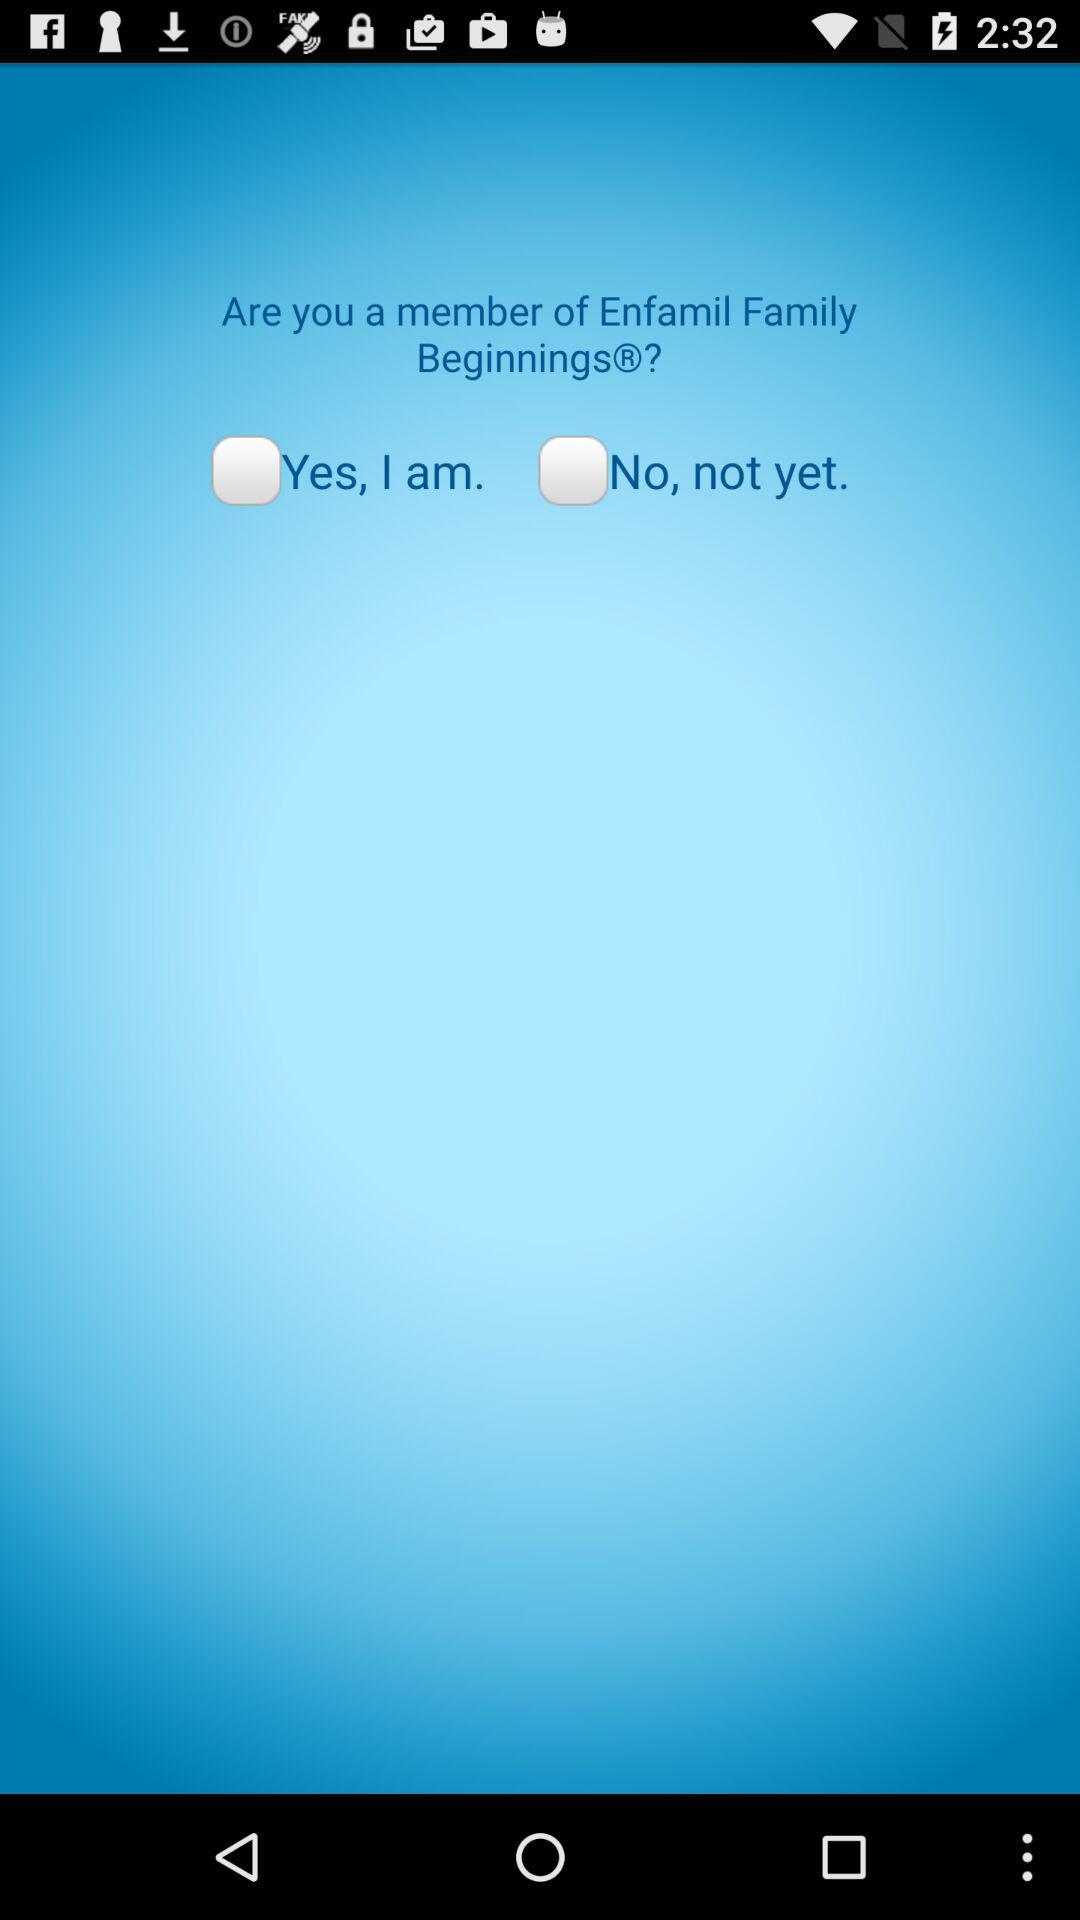 The width and height of the screenshot is (1080, 1920). I want to click on the icon to the right of yes, i am. item, so click(693, 469).